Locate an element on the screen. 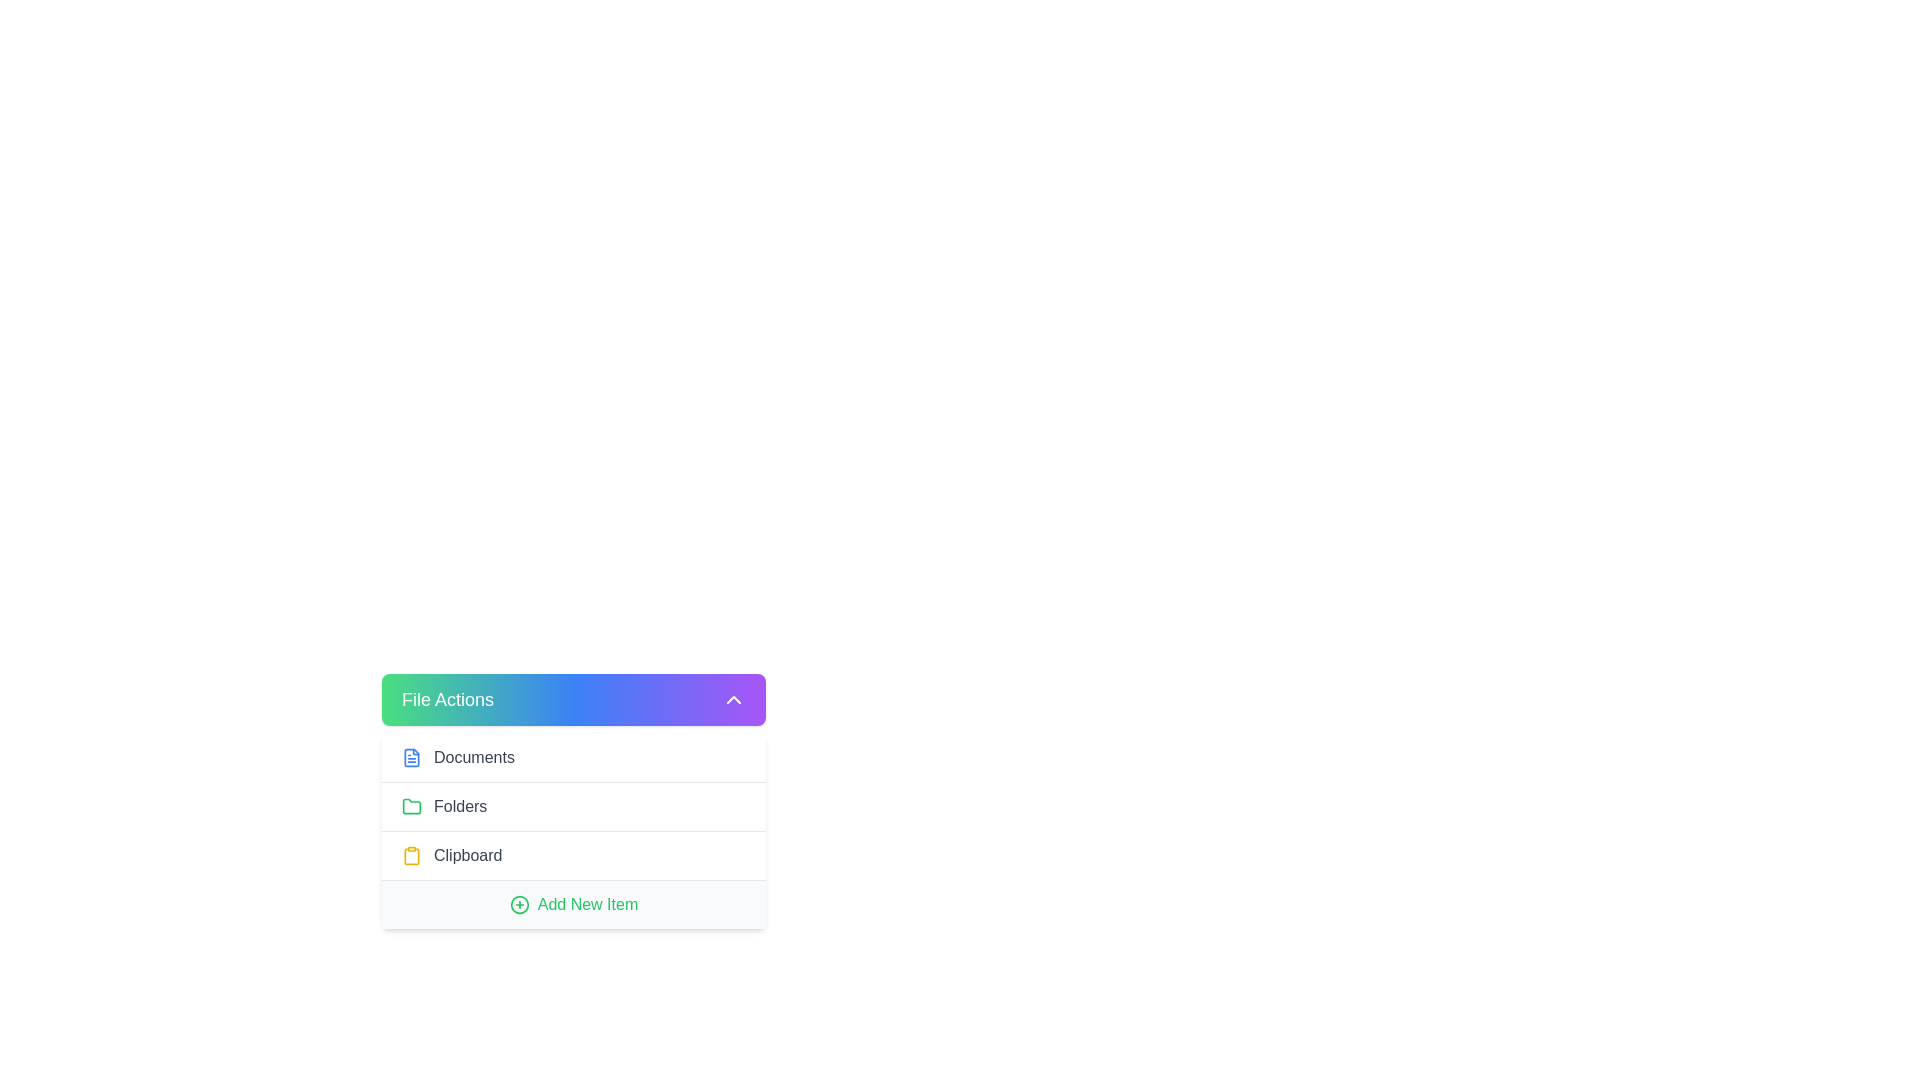 The image size is (1920, 1080). the text label reading 'Documents' which is located next to the document icon in the 'File Actions' panel is located at coordinates (473, 758).